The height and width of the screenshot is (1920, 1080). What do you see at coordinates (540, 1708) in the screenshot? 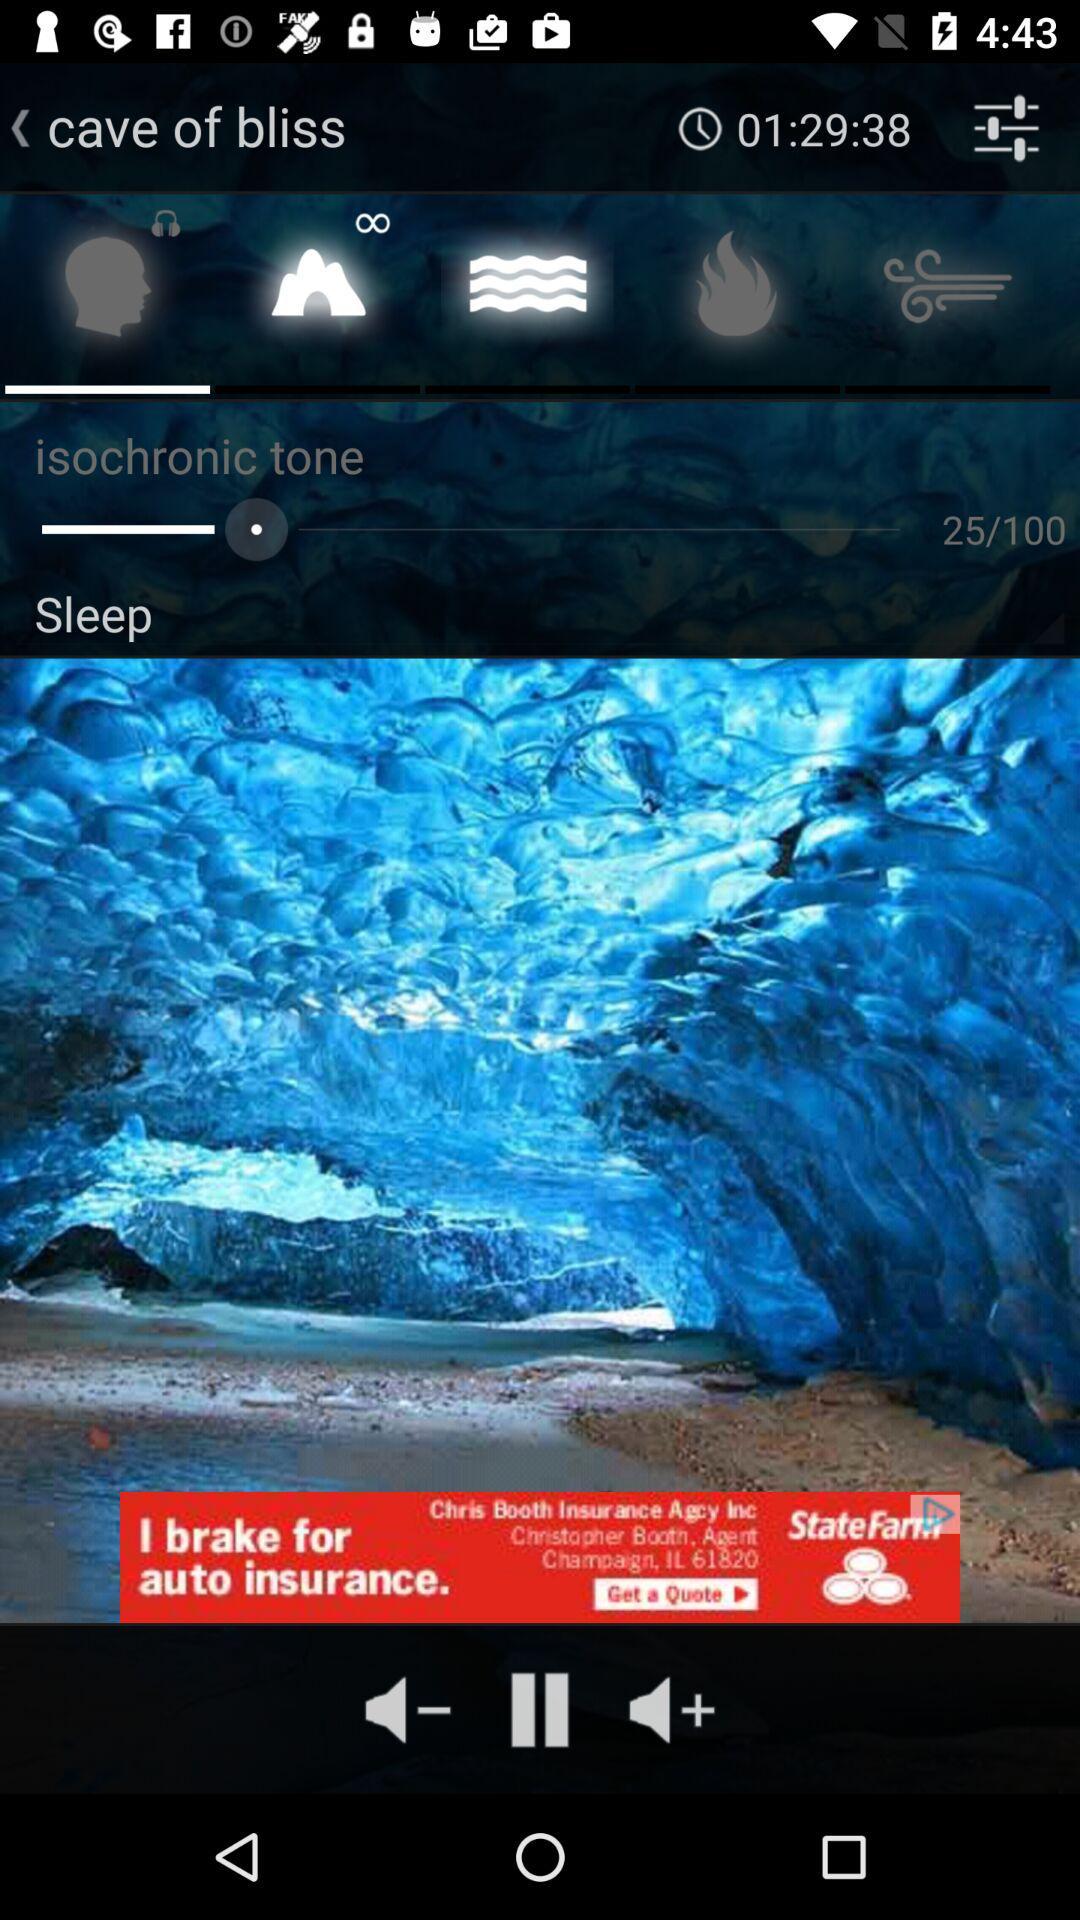
I see `the pause icon` at bounding box center [540, 1708].